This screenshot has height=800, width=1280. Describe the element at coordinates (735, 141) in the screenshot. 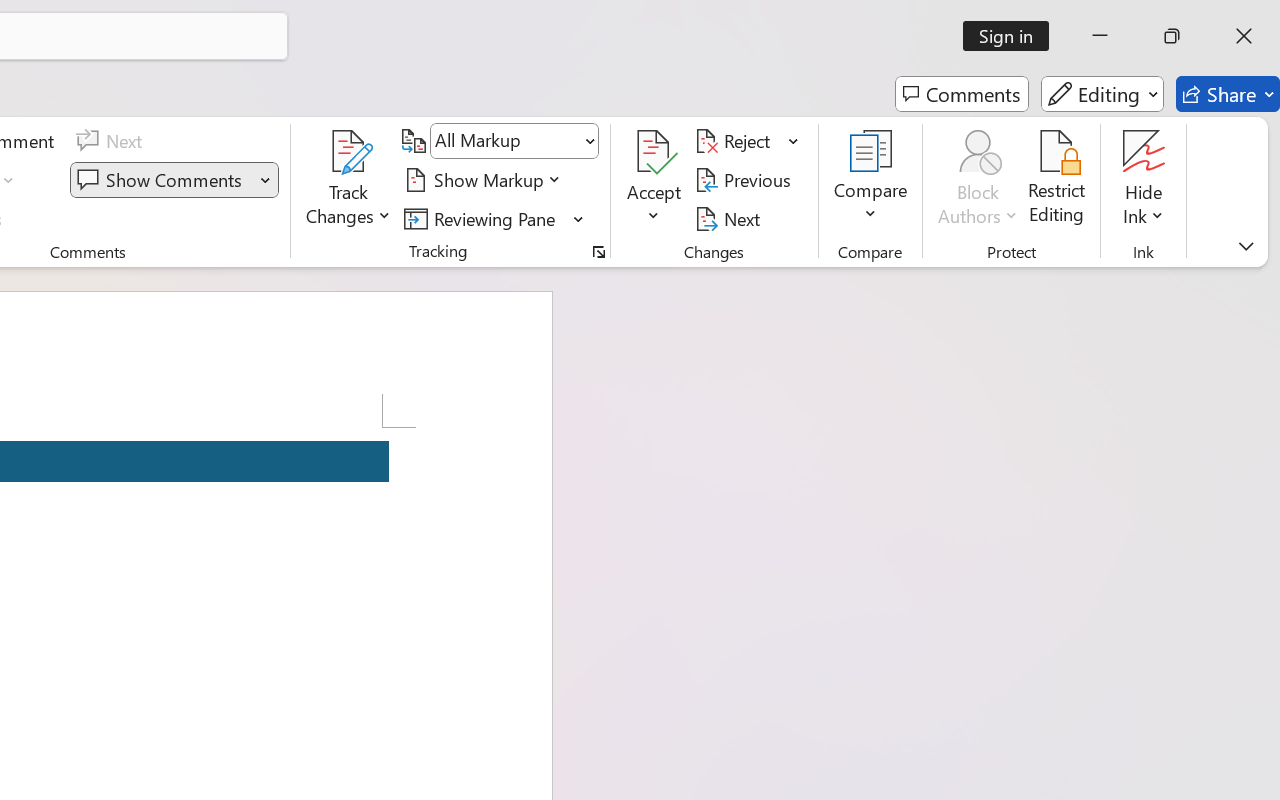

I see `'Reject and Move to Next'` at that location.